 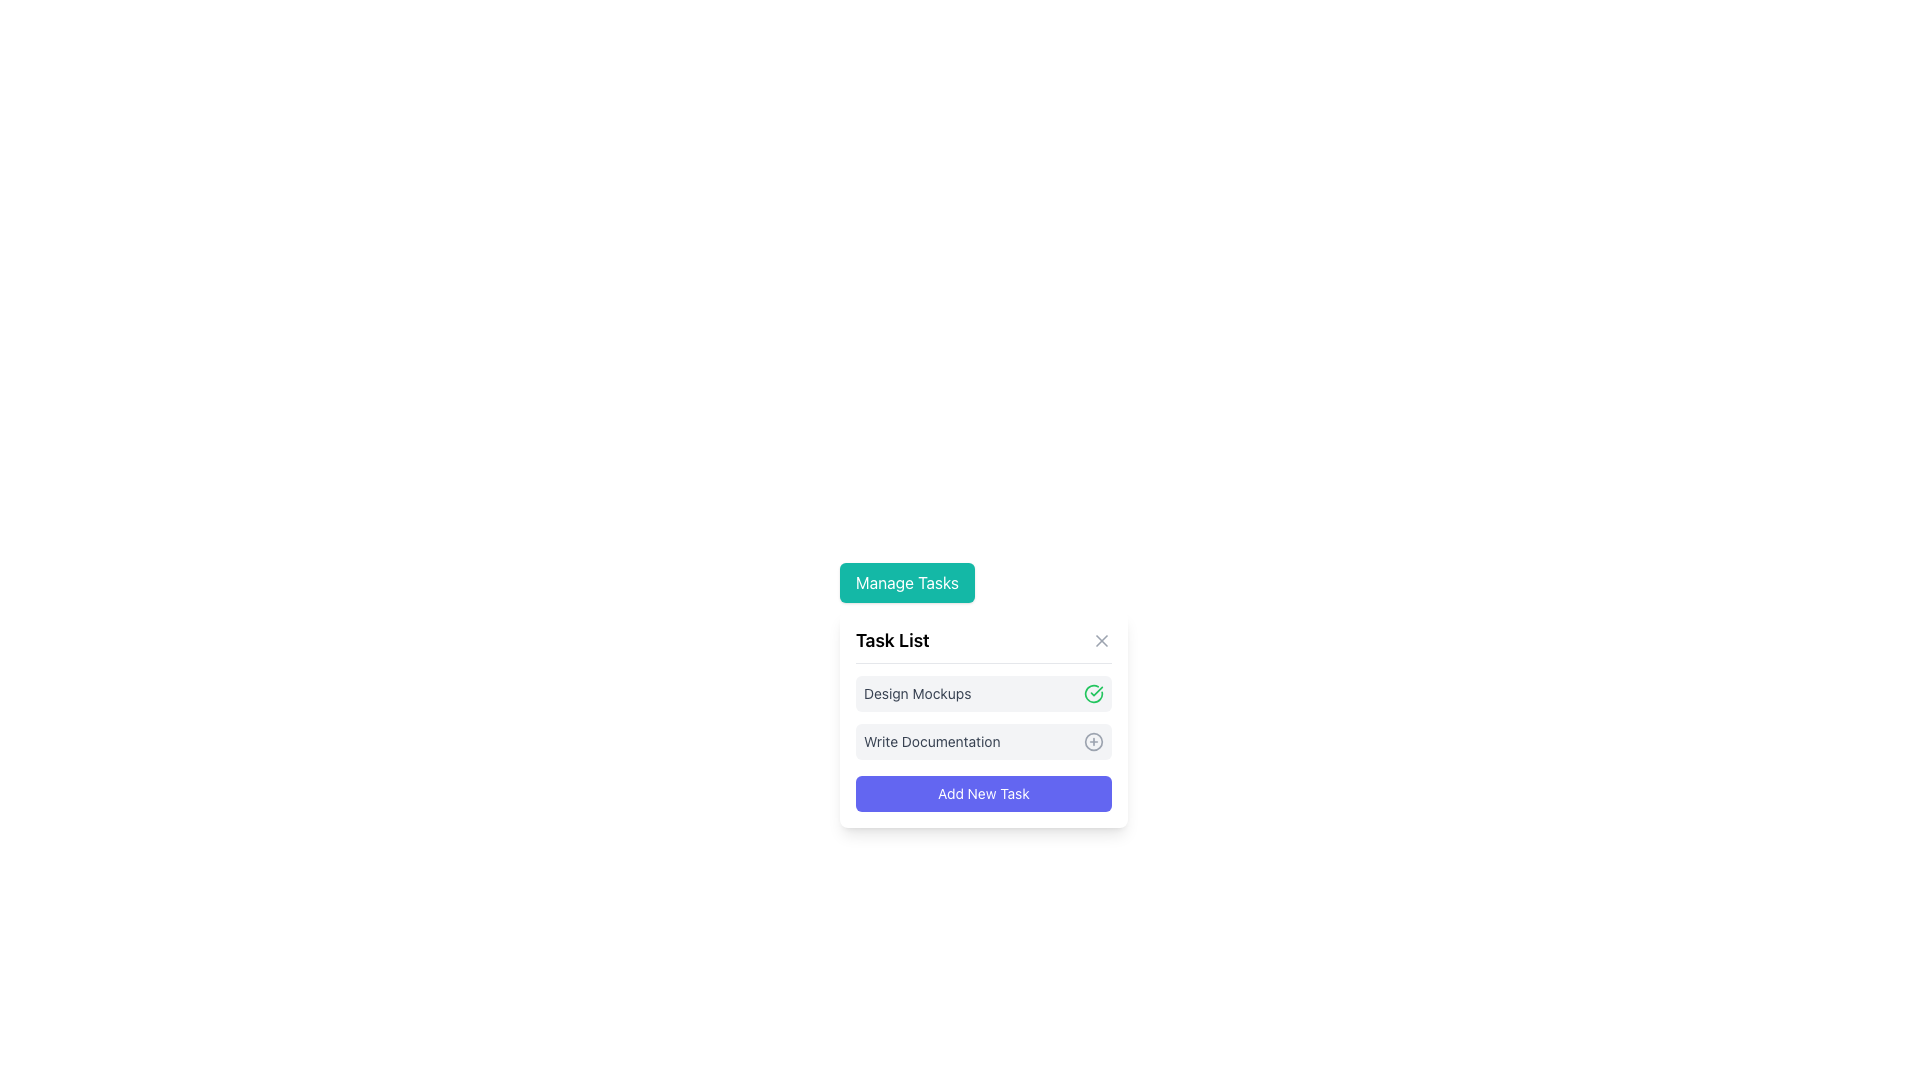 What do you see at coordinates (891, 640) in the screenshot?
I see `the 'Task List' header, which is styled in bold font and positioned at the top of the Task List modal panel` at bounding box center [891, 640].